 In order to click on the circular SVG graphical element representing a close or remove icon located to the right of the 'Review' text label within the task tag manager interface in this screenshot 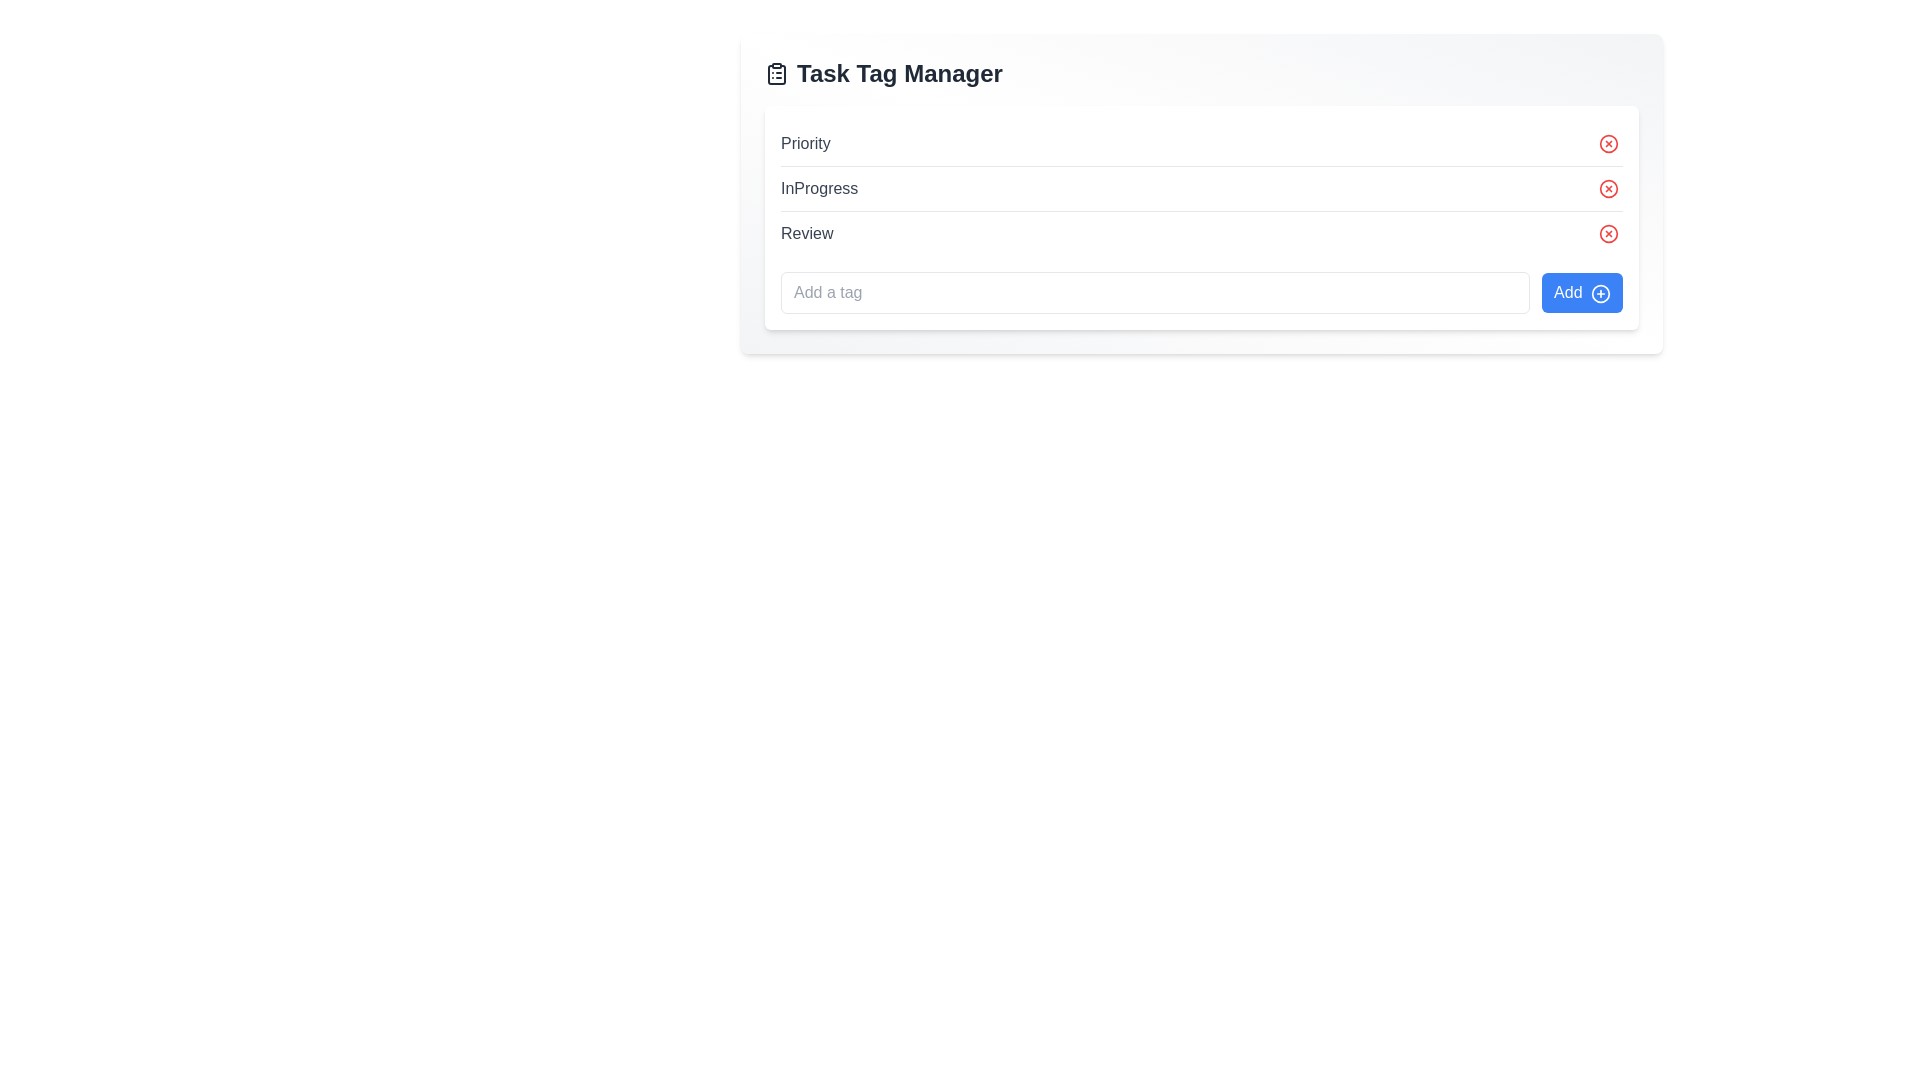, I will do `click(1608, 233)`.